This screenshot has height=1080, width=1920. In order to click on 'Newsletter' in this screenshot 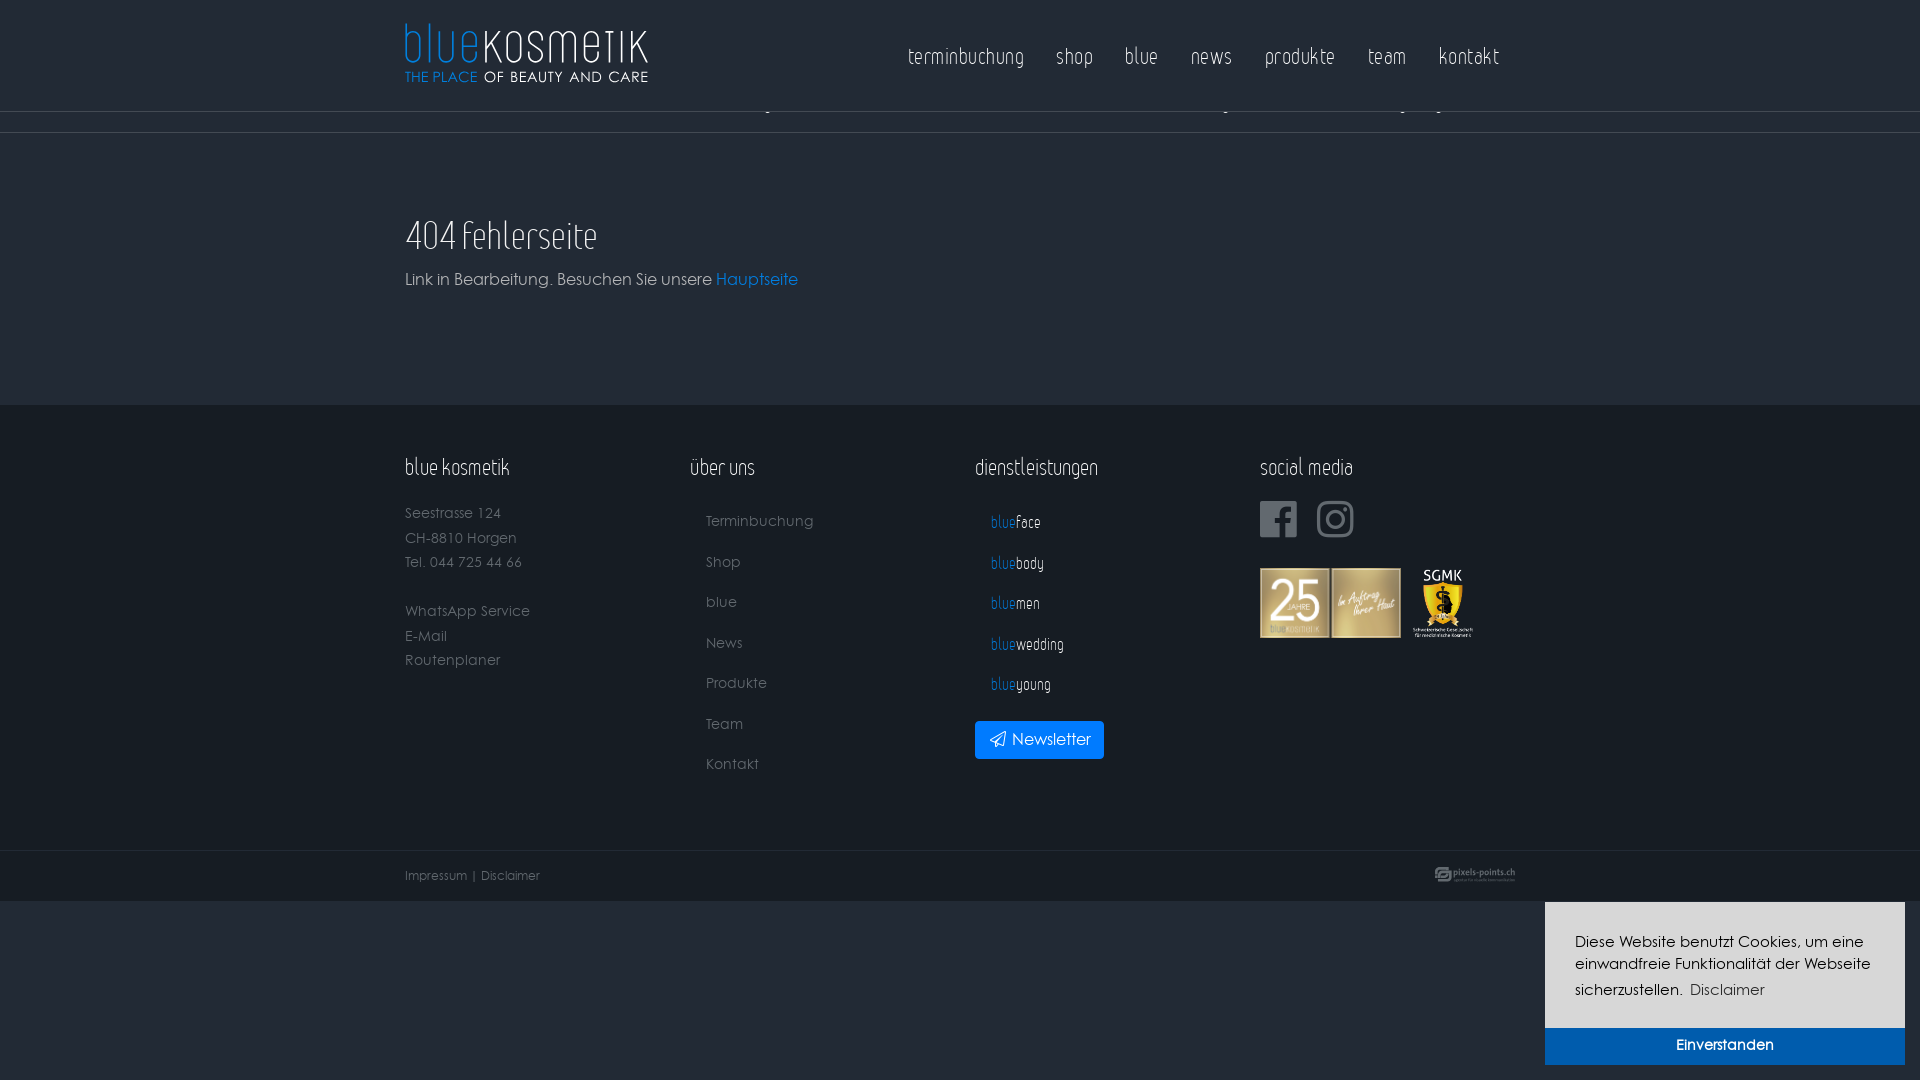, I will do `click(1039, 740)`.